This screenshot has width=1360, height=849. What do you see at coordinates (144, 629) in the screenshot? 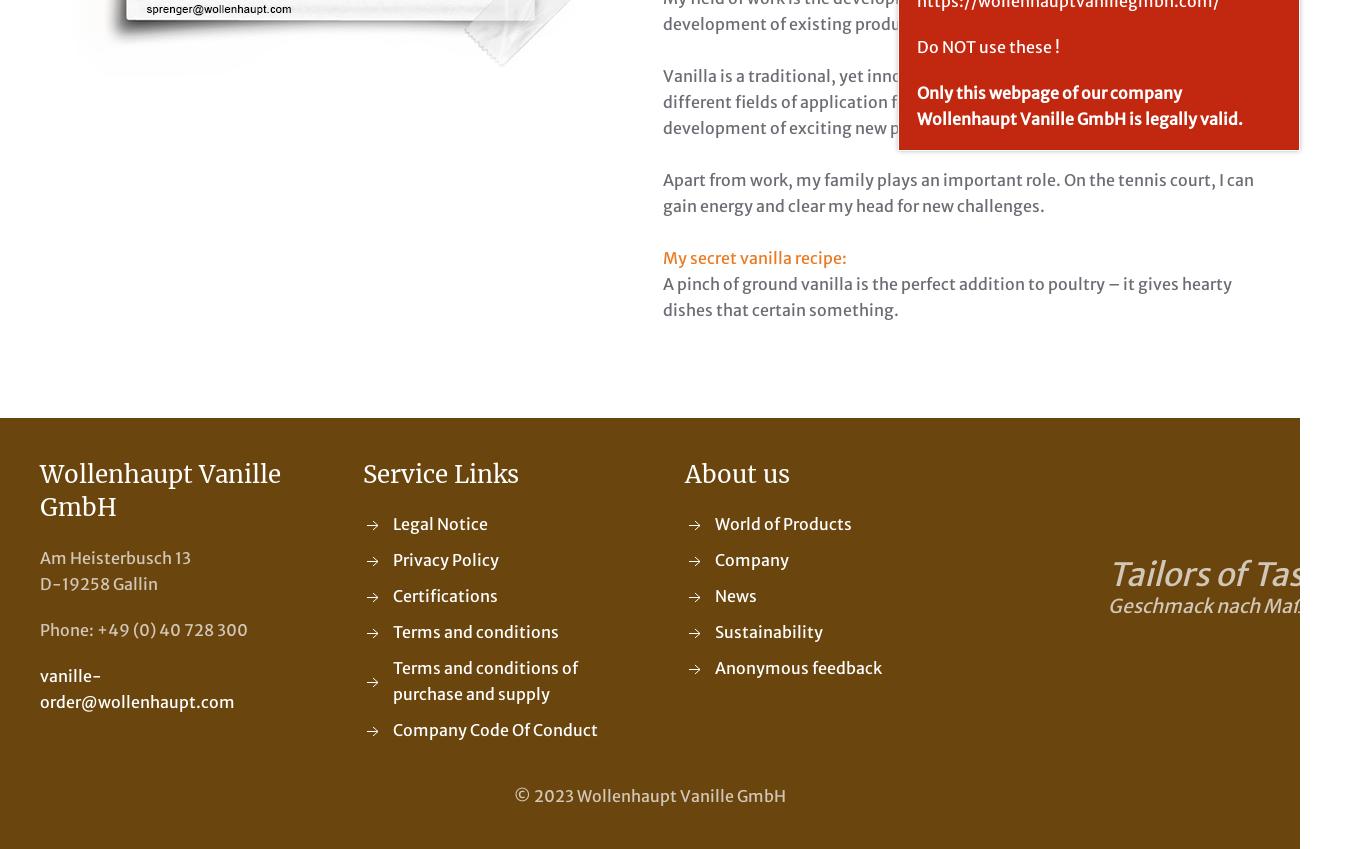
I see `'Phone: +49 (0) 40 728 300'` at bounding box center [144, 629].